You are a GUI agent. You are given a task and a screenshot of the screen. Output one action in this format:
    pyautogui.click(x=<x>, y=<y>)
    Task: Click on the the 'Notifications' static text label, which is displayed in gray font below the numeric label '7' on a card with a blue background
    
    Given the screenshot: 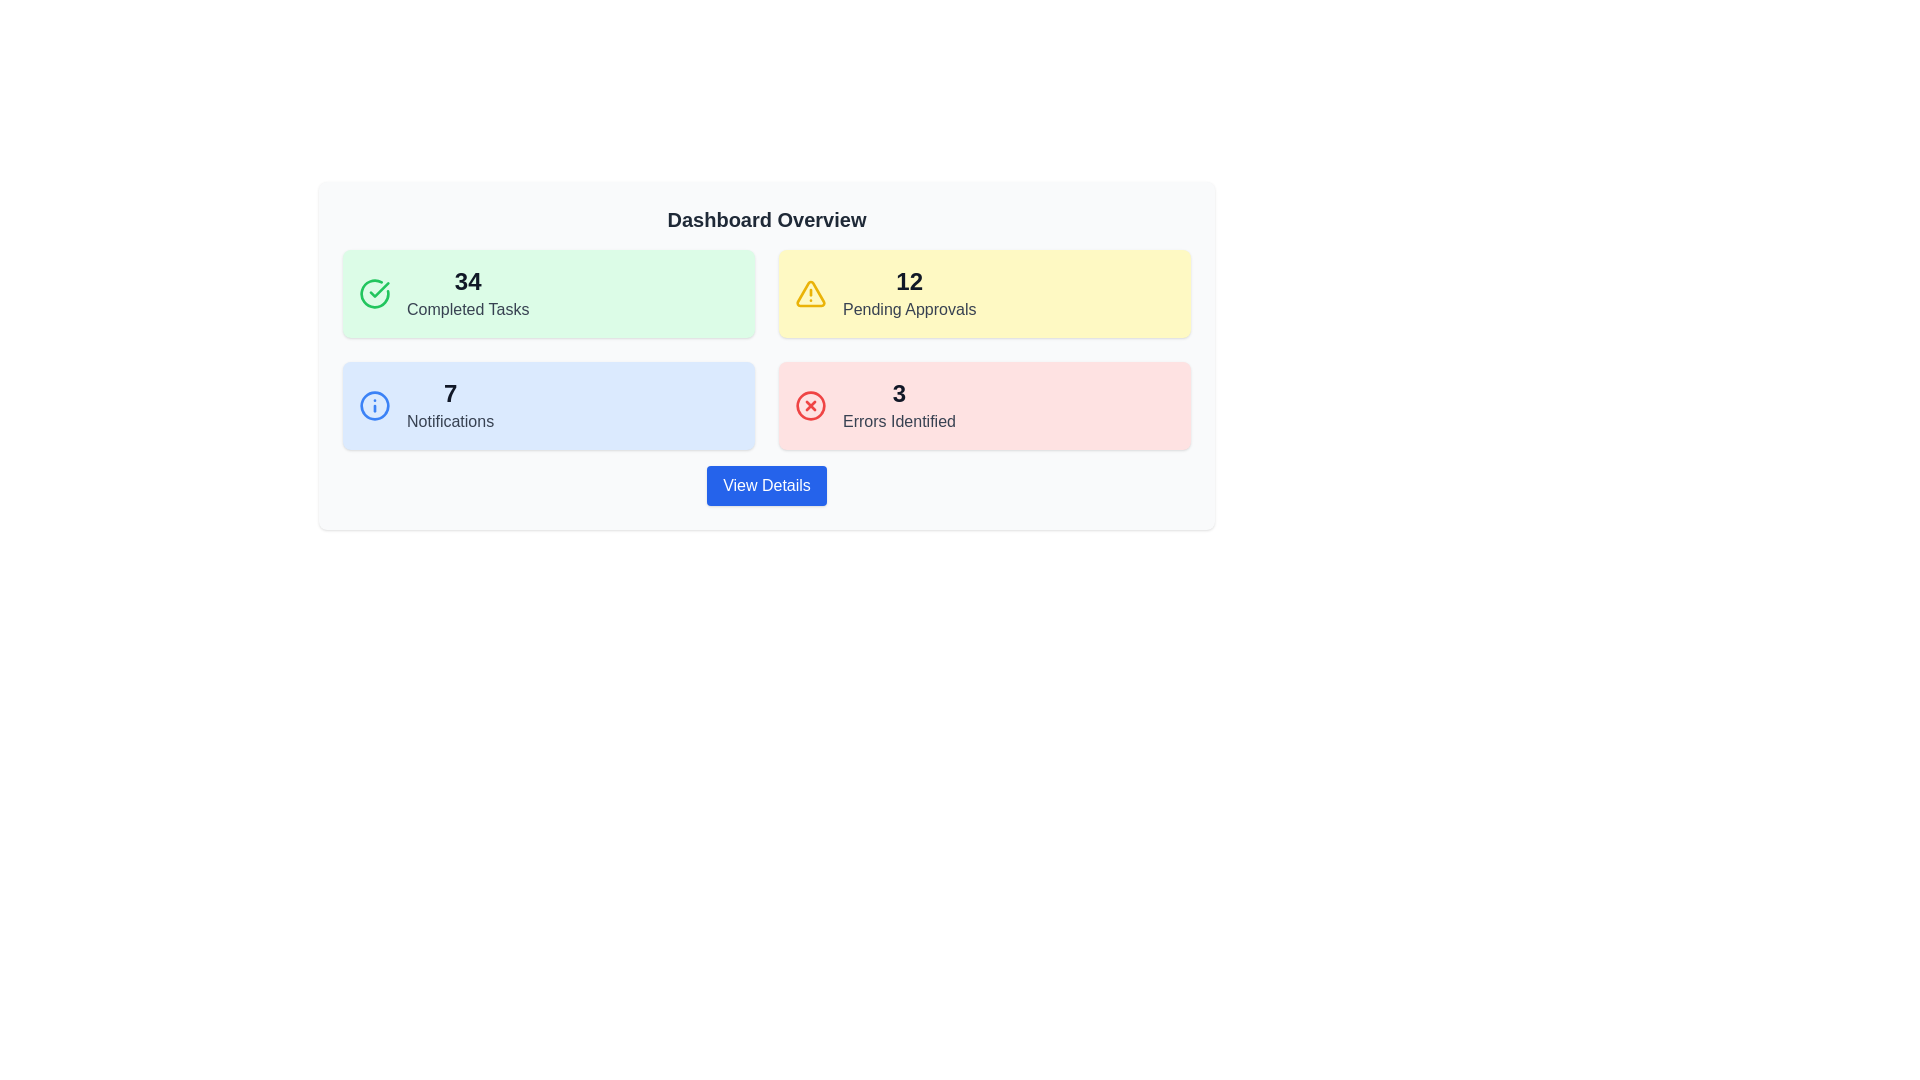 What is the action you would take?
    pyautogui.click(x=449, y=420)
    